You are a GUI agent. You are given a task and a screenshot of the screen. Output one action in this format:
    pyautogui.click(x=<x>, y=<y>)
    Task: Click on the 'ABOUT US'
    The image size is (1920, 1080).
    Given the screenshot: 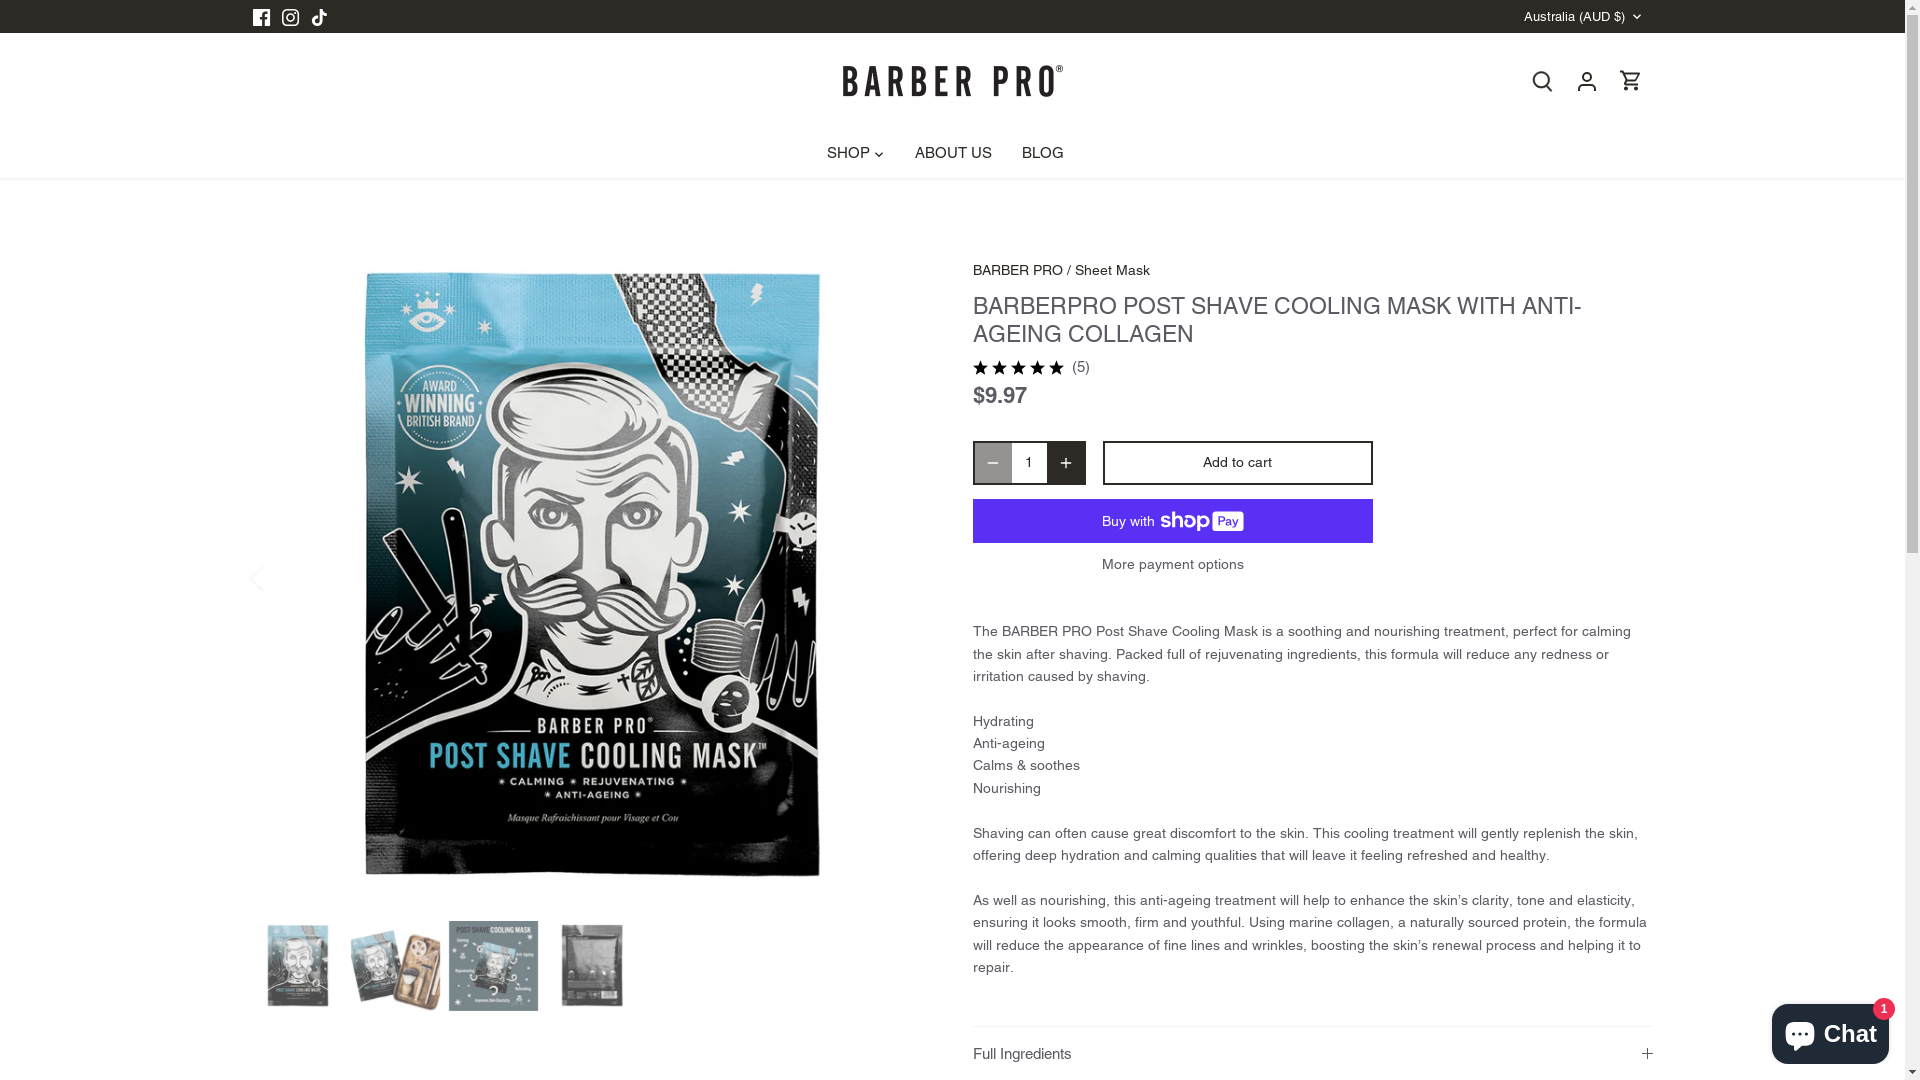 What is the action you would take?
    pyautogui.click(x=952, y=153)
    